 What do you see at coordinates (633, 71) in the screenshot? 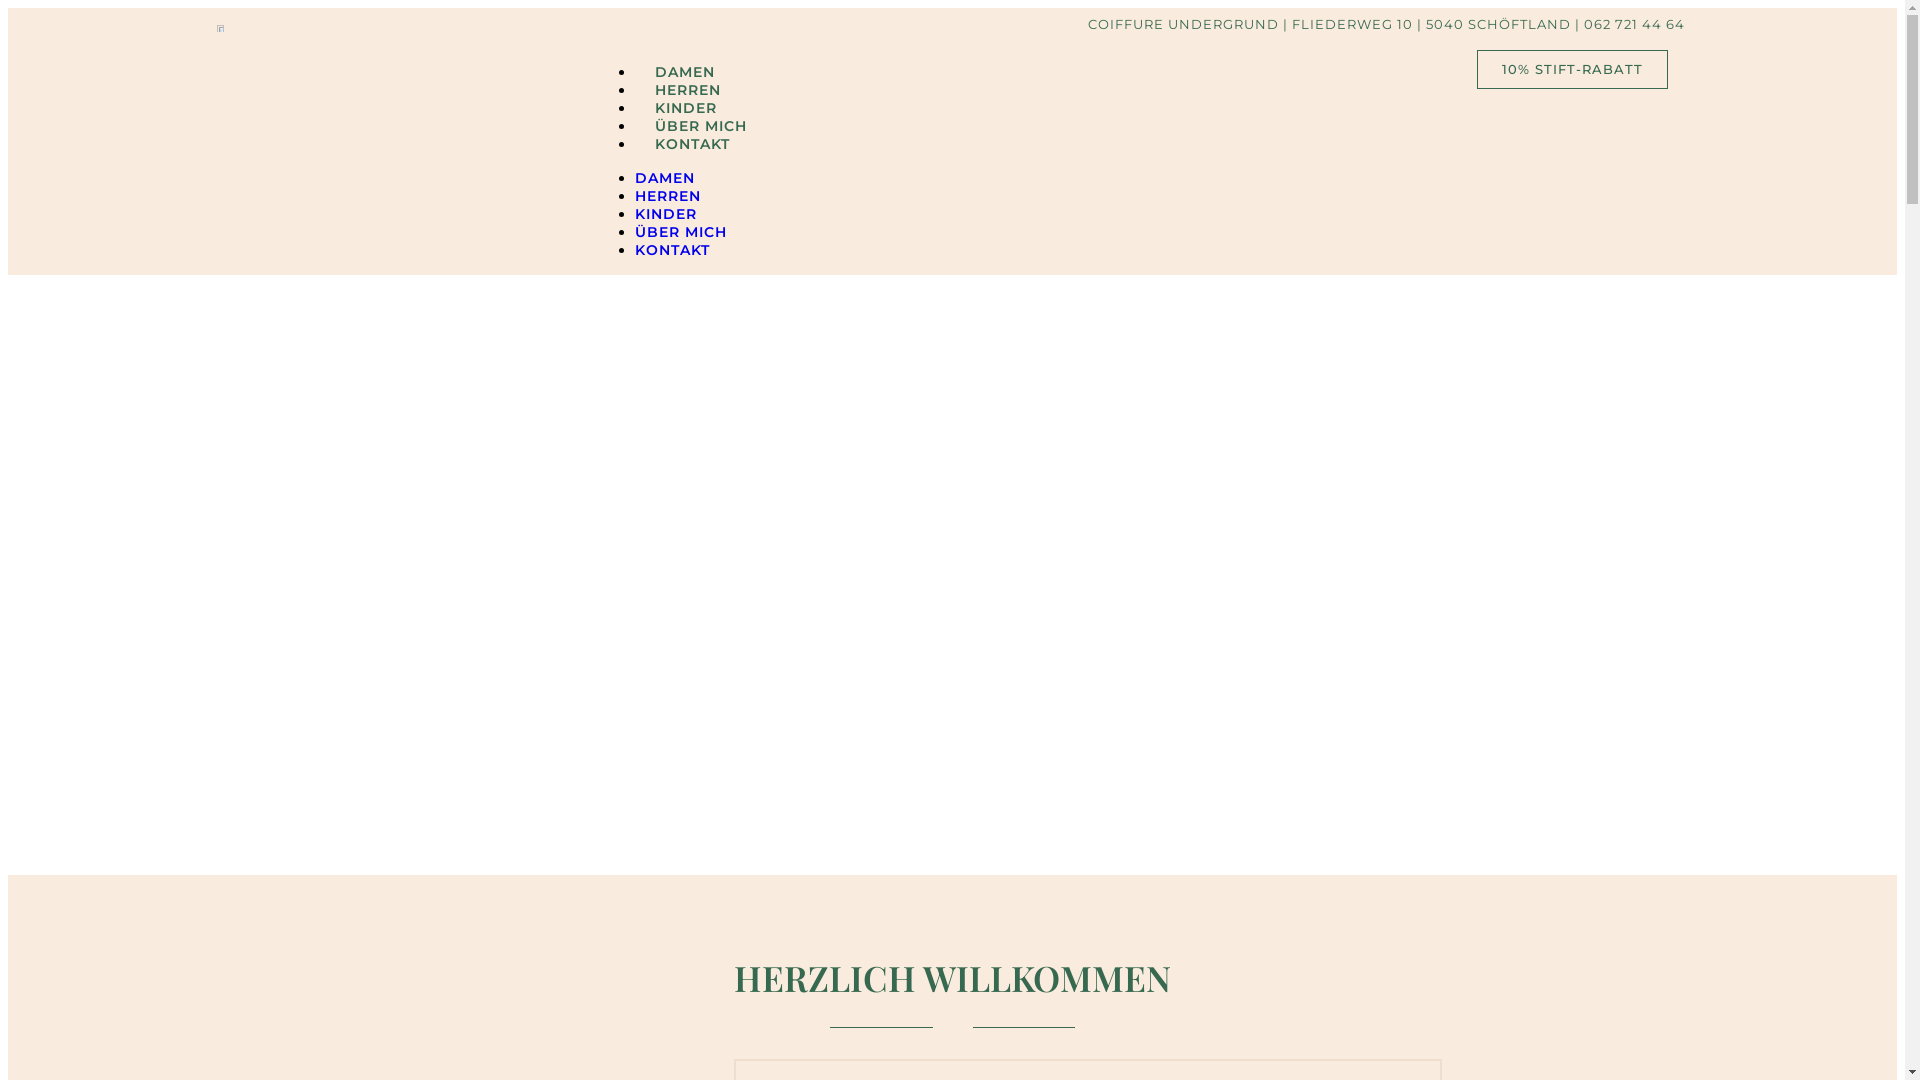
I see `'DAMEN'` at bounding box center [633, 71].